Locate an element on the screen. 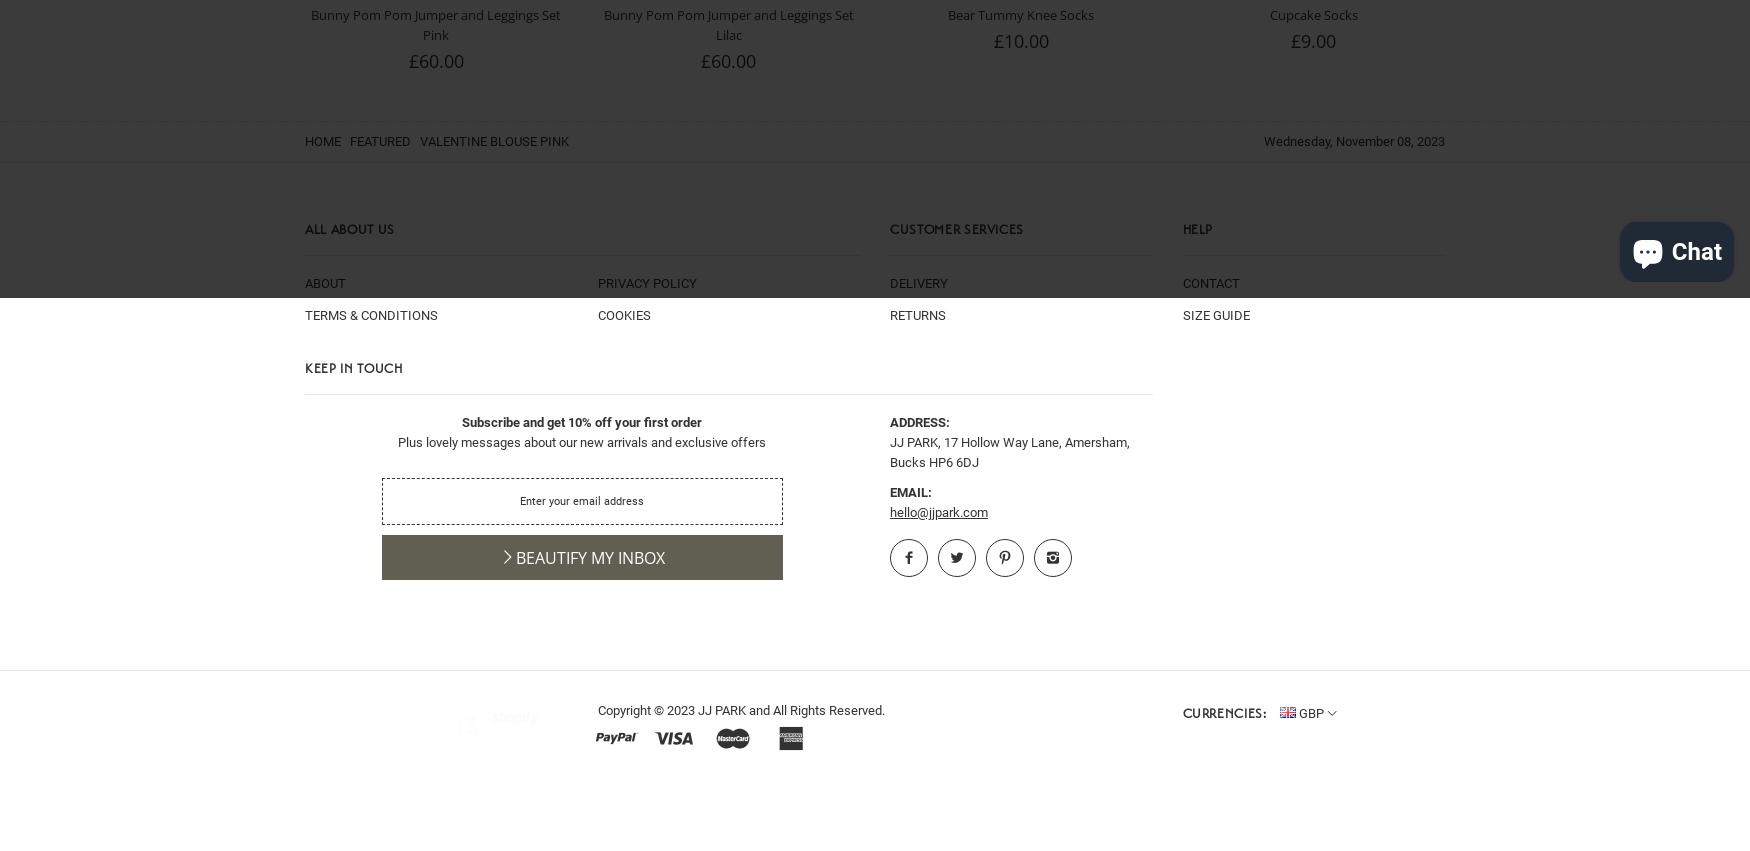  'All About Us' is located at coordinates (304, 229).